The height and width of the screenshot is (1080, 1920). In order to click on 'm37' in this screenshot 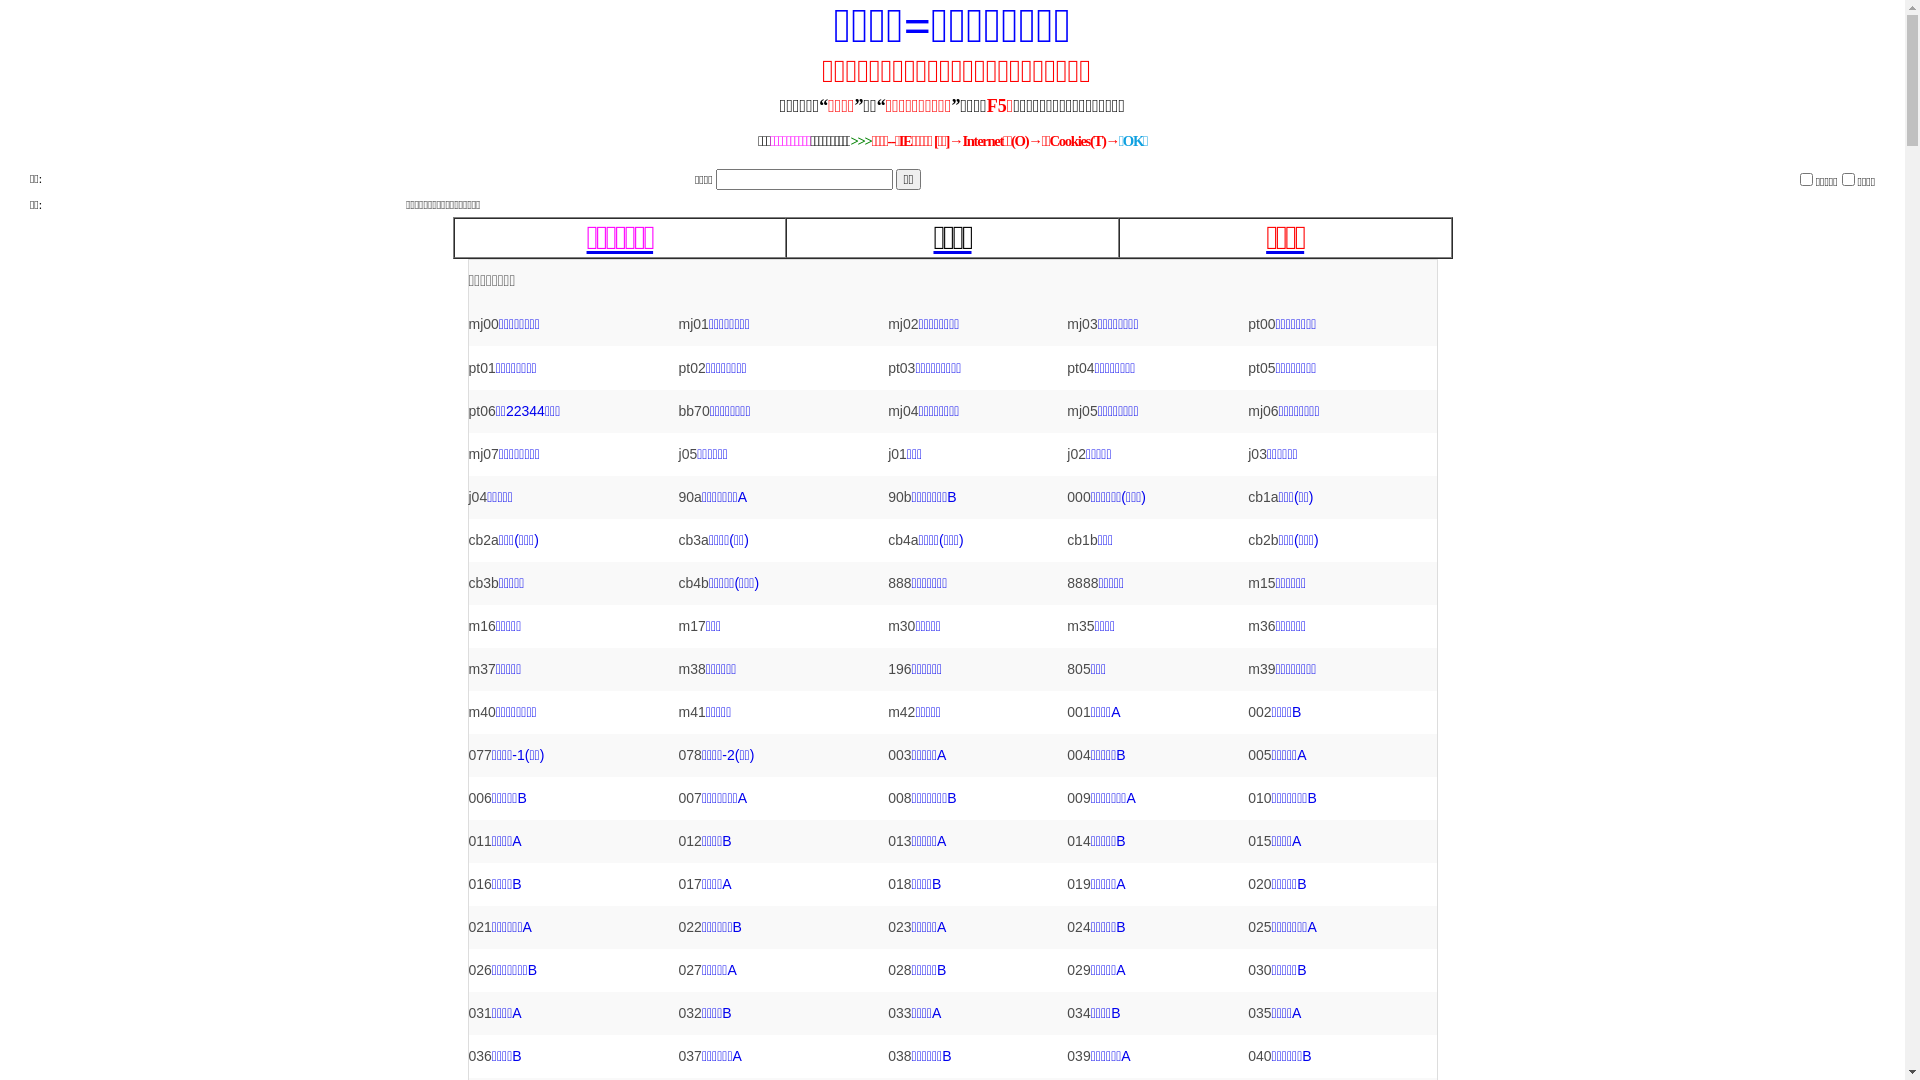, I will do `click(481, 668)`.